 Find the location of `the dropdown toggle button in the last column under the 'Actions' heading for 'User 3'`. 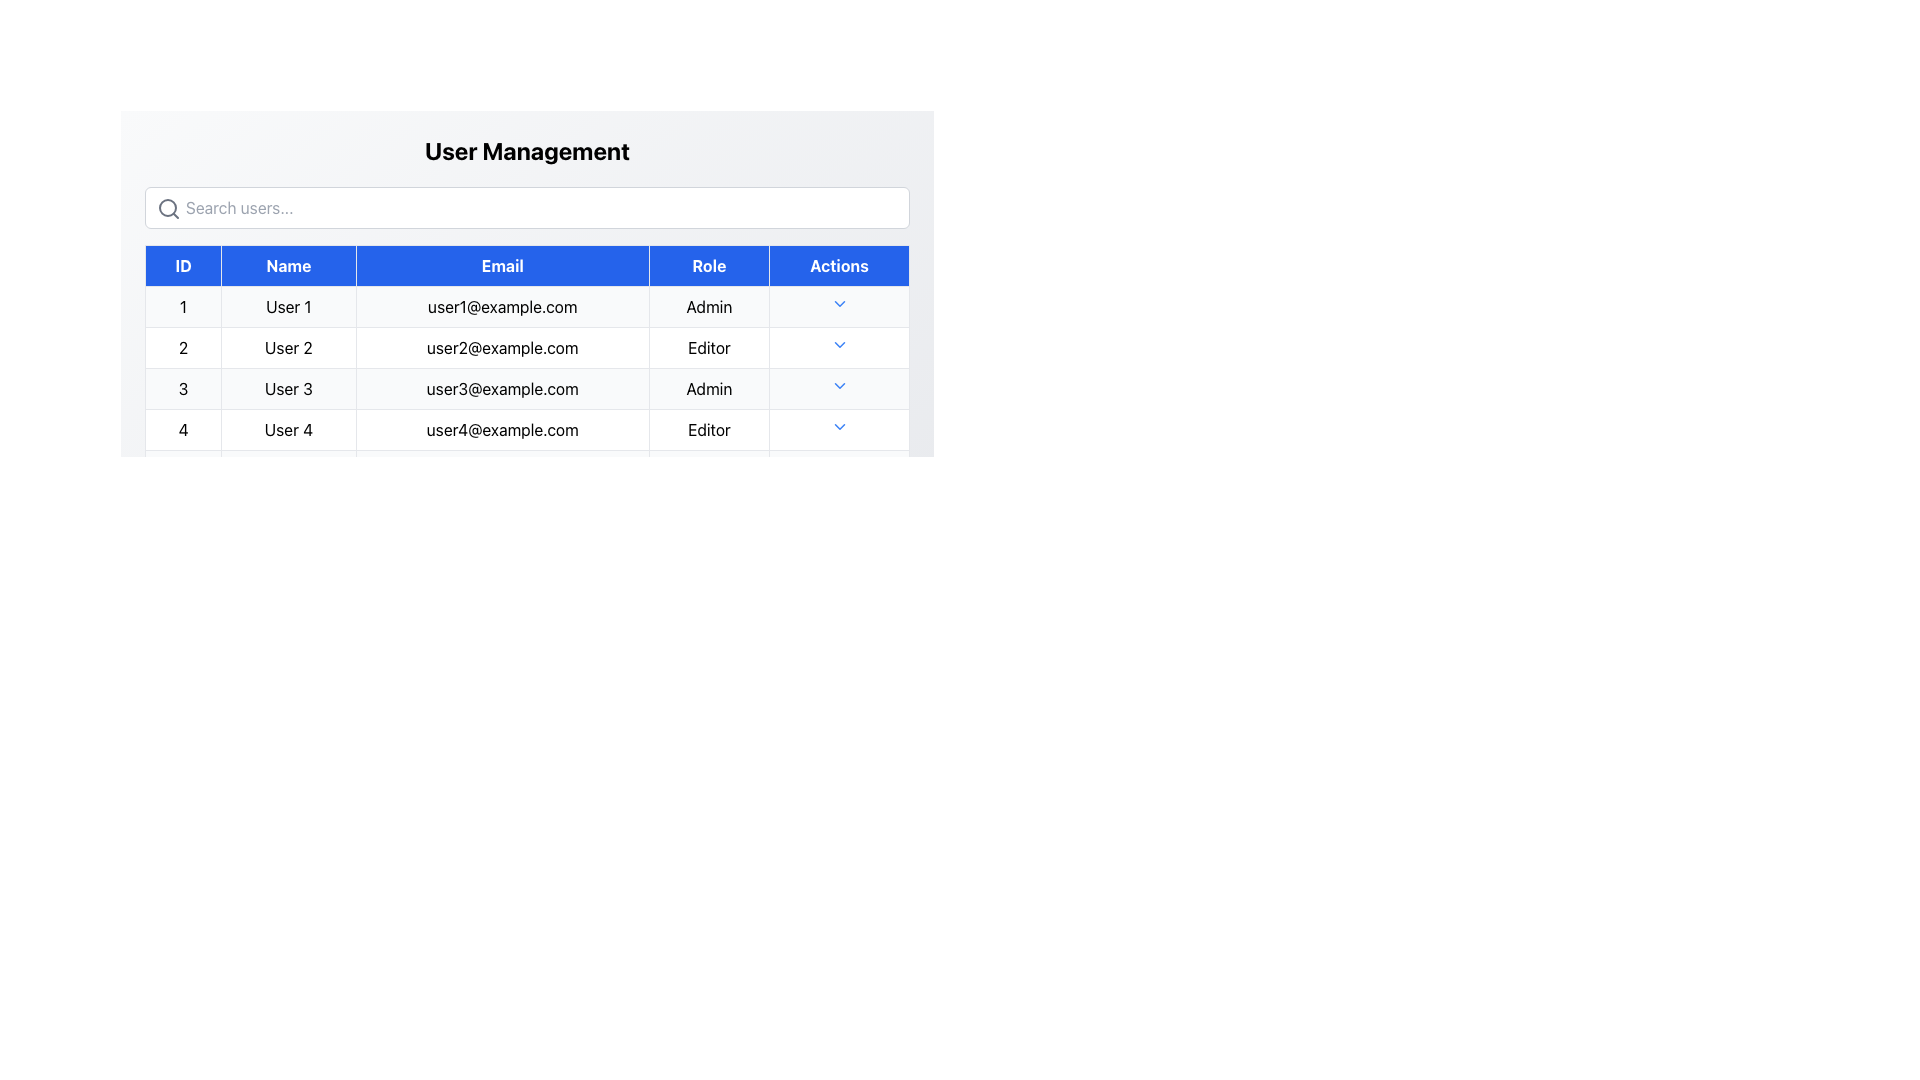

the dropdown toggle button in the last column under the 'Actions' heading for 'User 3' is located at coordinates (839, 389).